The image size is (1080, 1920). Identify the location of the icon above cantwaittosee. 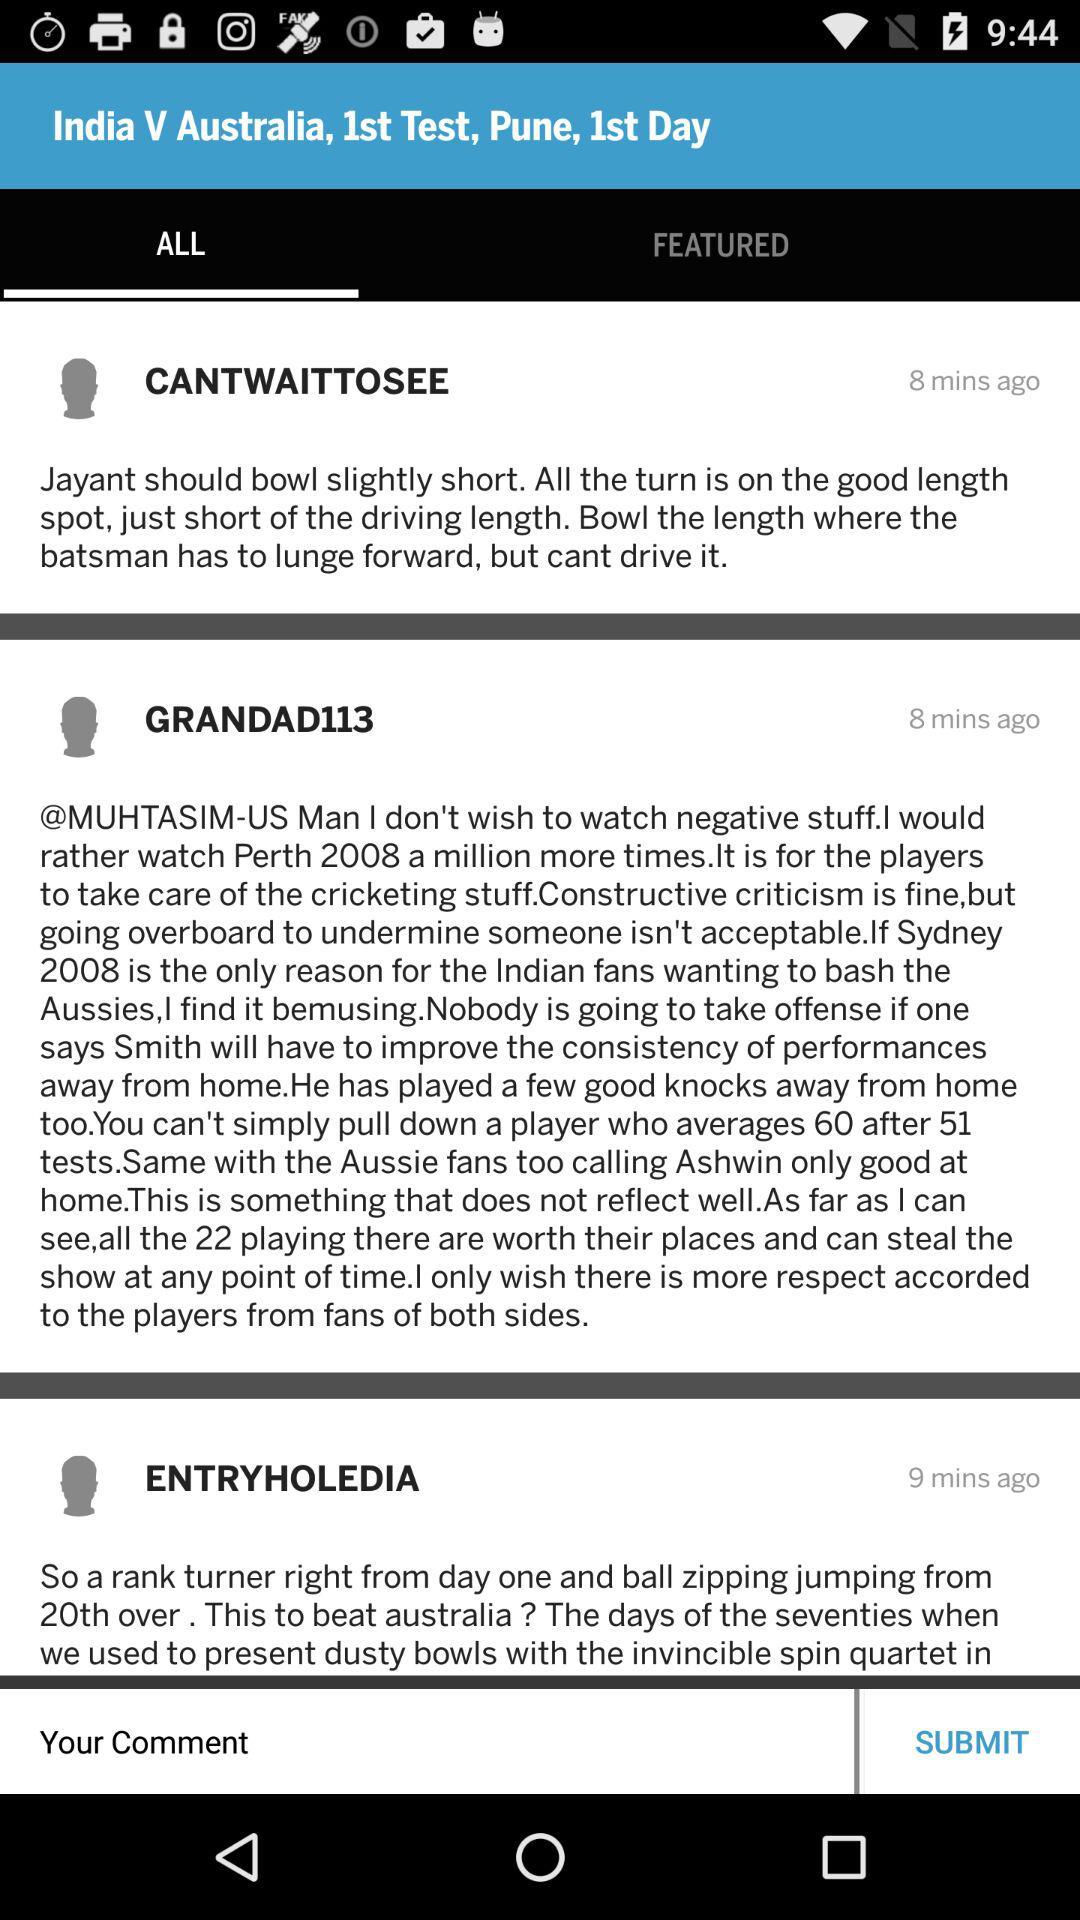
(721, 244).